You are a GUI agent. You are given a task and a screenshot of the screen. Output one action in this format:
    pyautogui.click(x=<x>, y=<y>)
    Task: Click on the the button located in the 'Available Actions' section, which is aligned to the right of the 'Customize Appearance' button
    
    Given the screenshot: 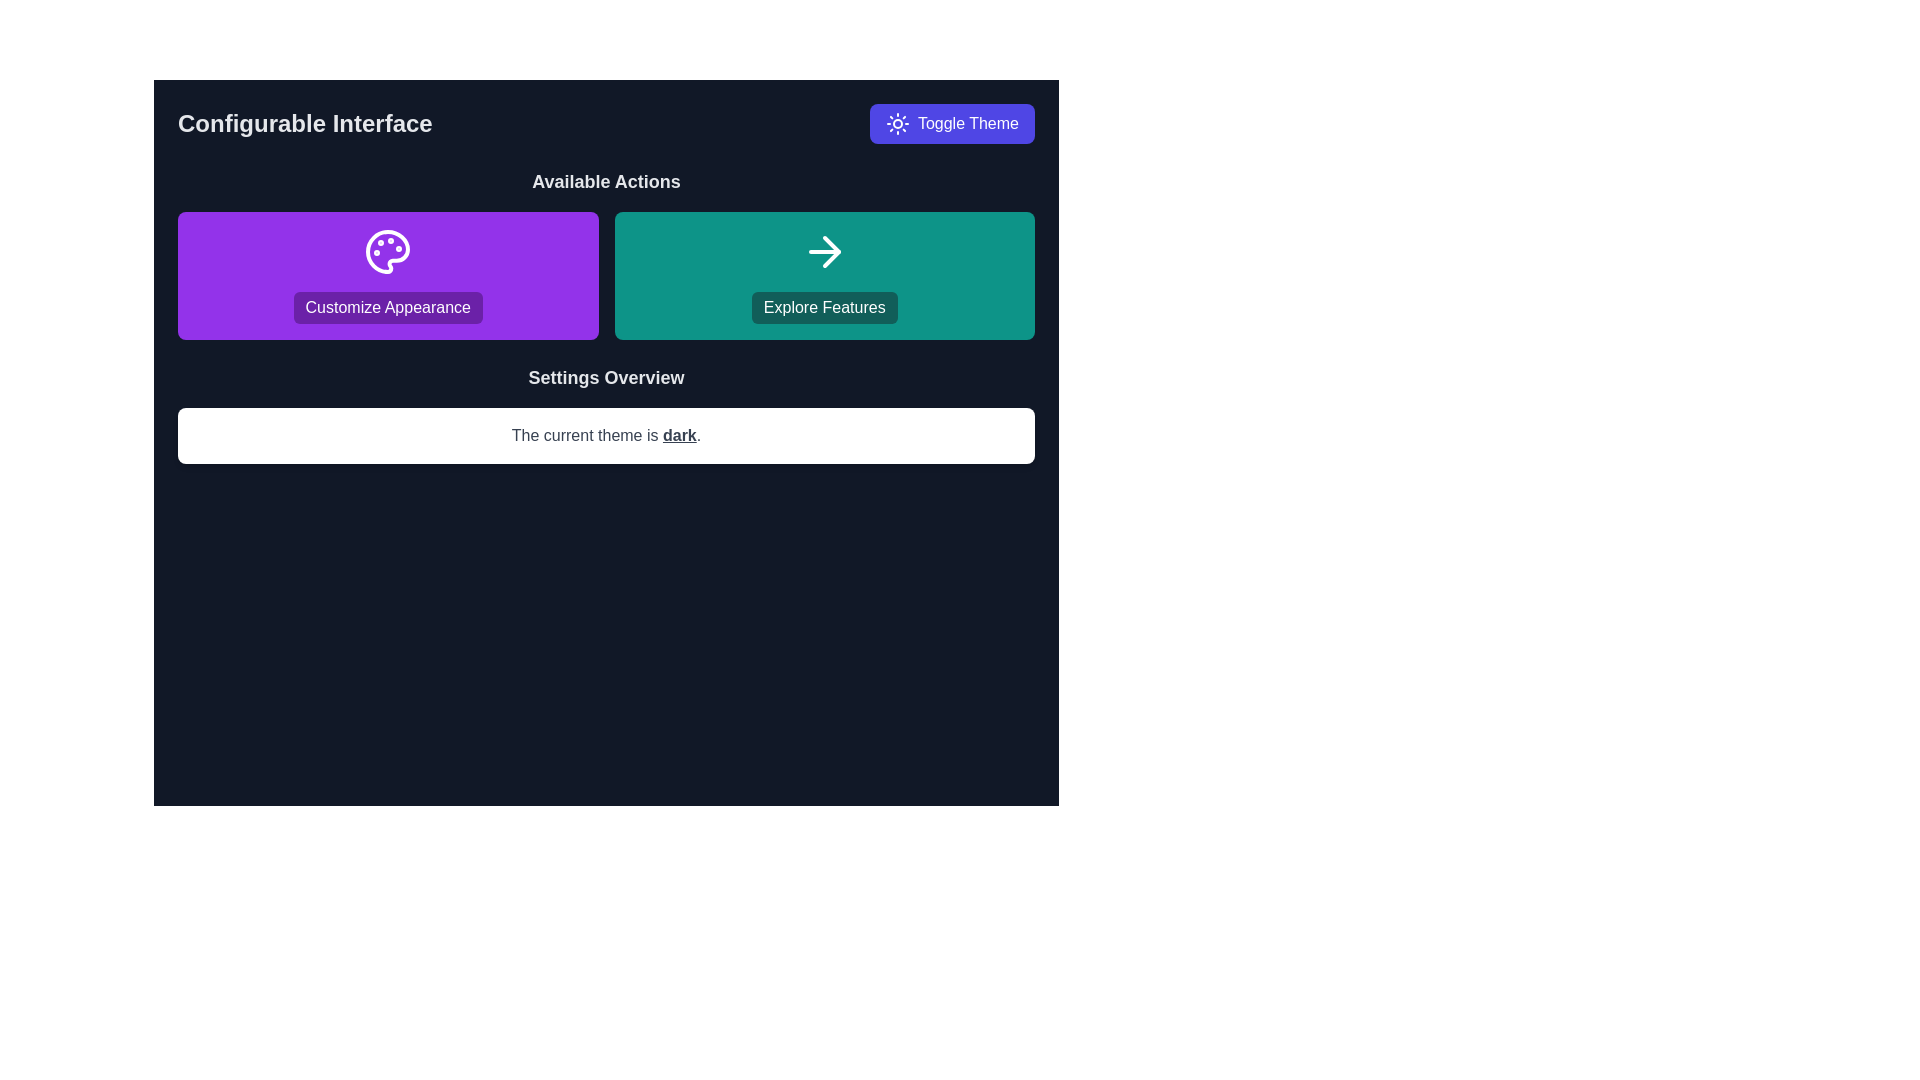 What is the action you would take?
    pyautogui.click(x=824, y=308)
    